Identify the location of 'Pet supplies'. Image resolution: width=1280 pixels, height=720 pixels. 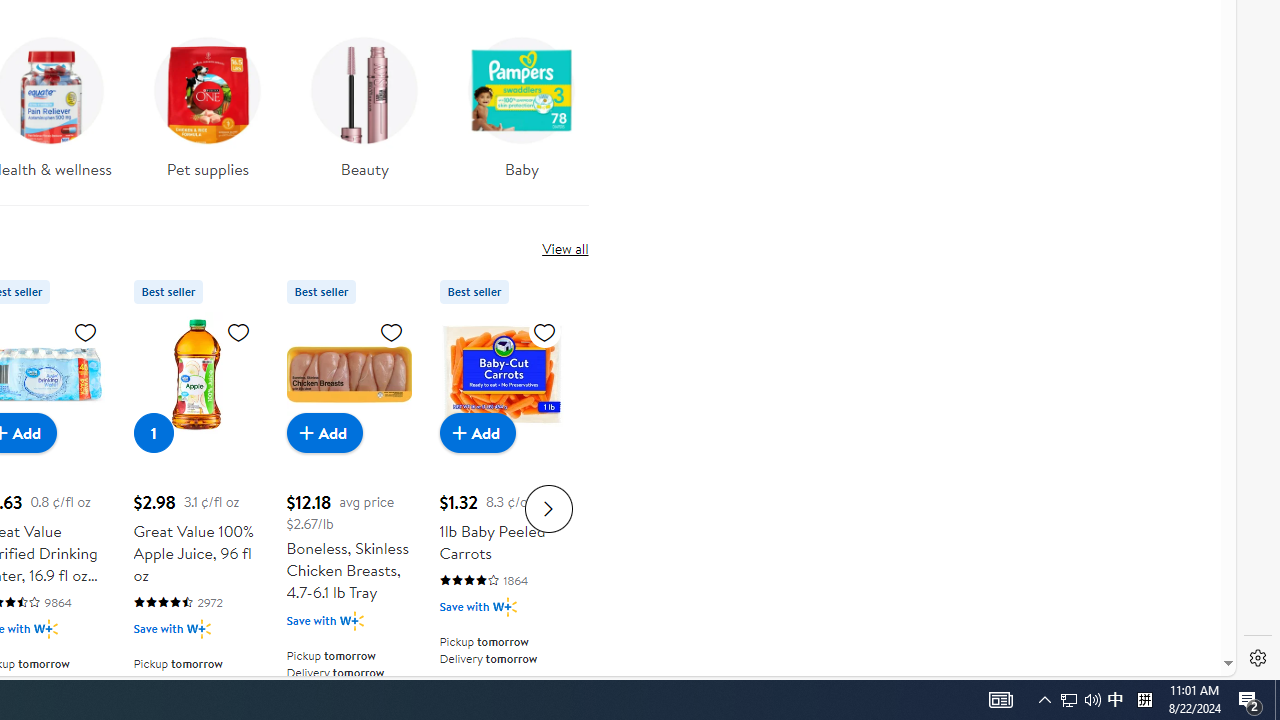
(208, 114).